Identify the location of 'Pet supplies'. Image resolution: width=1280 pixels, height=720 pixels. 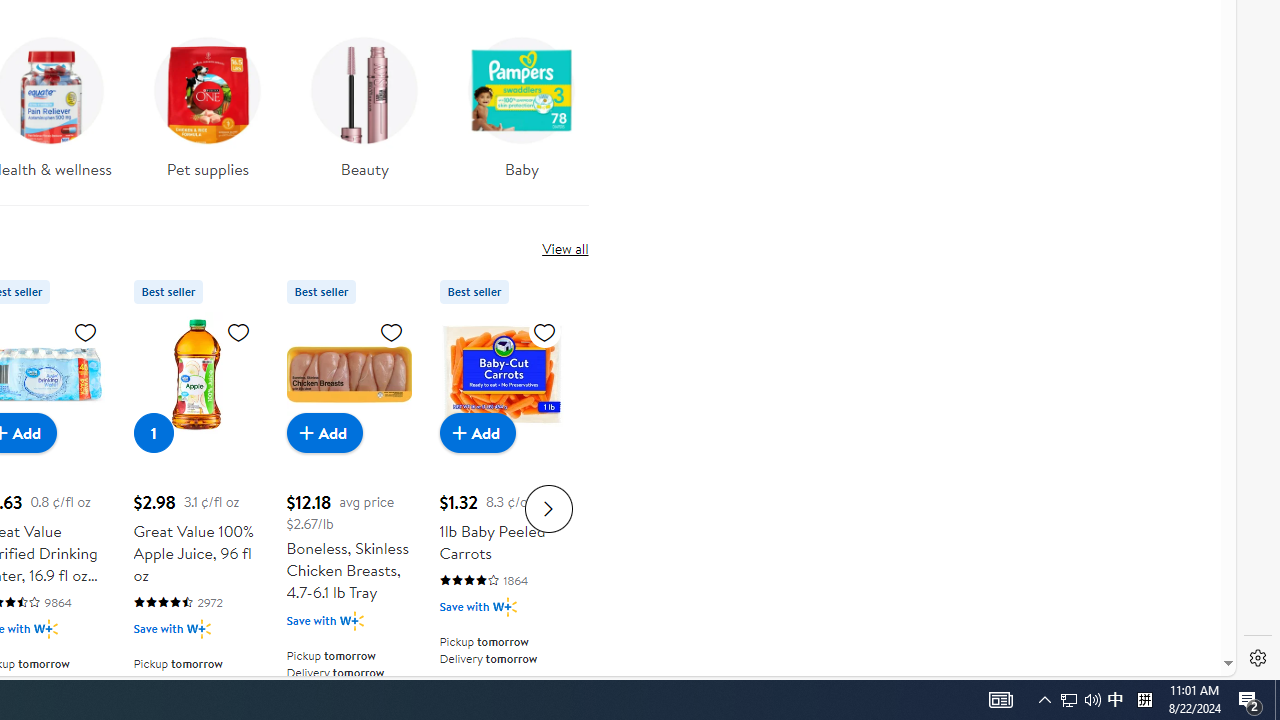
(208, 114).